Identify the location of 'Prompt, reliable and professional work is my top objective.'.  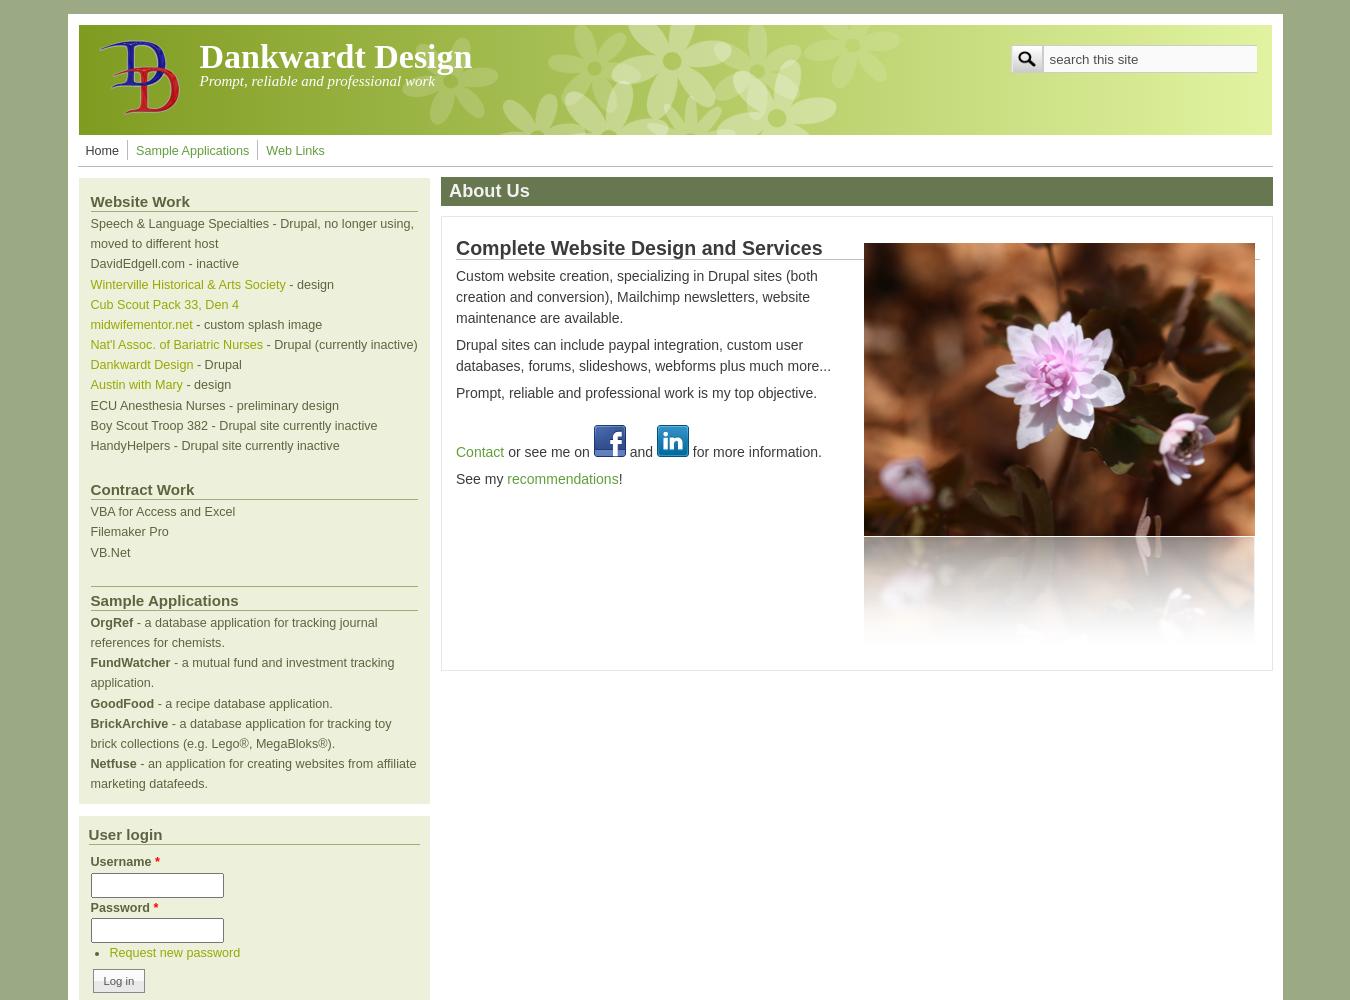
(636, 393).